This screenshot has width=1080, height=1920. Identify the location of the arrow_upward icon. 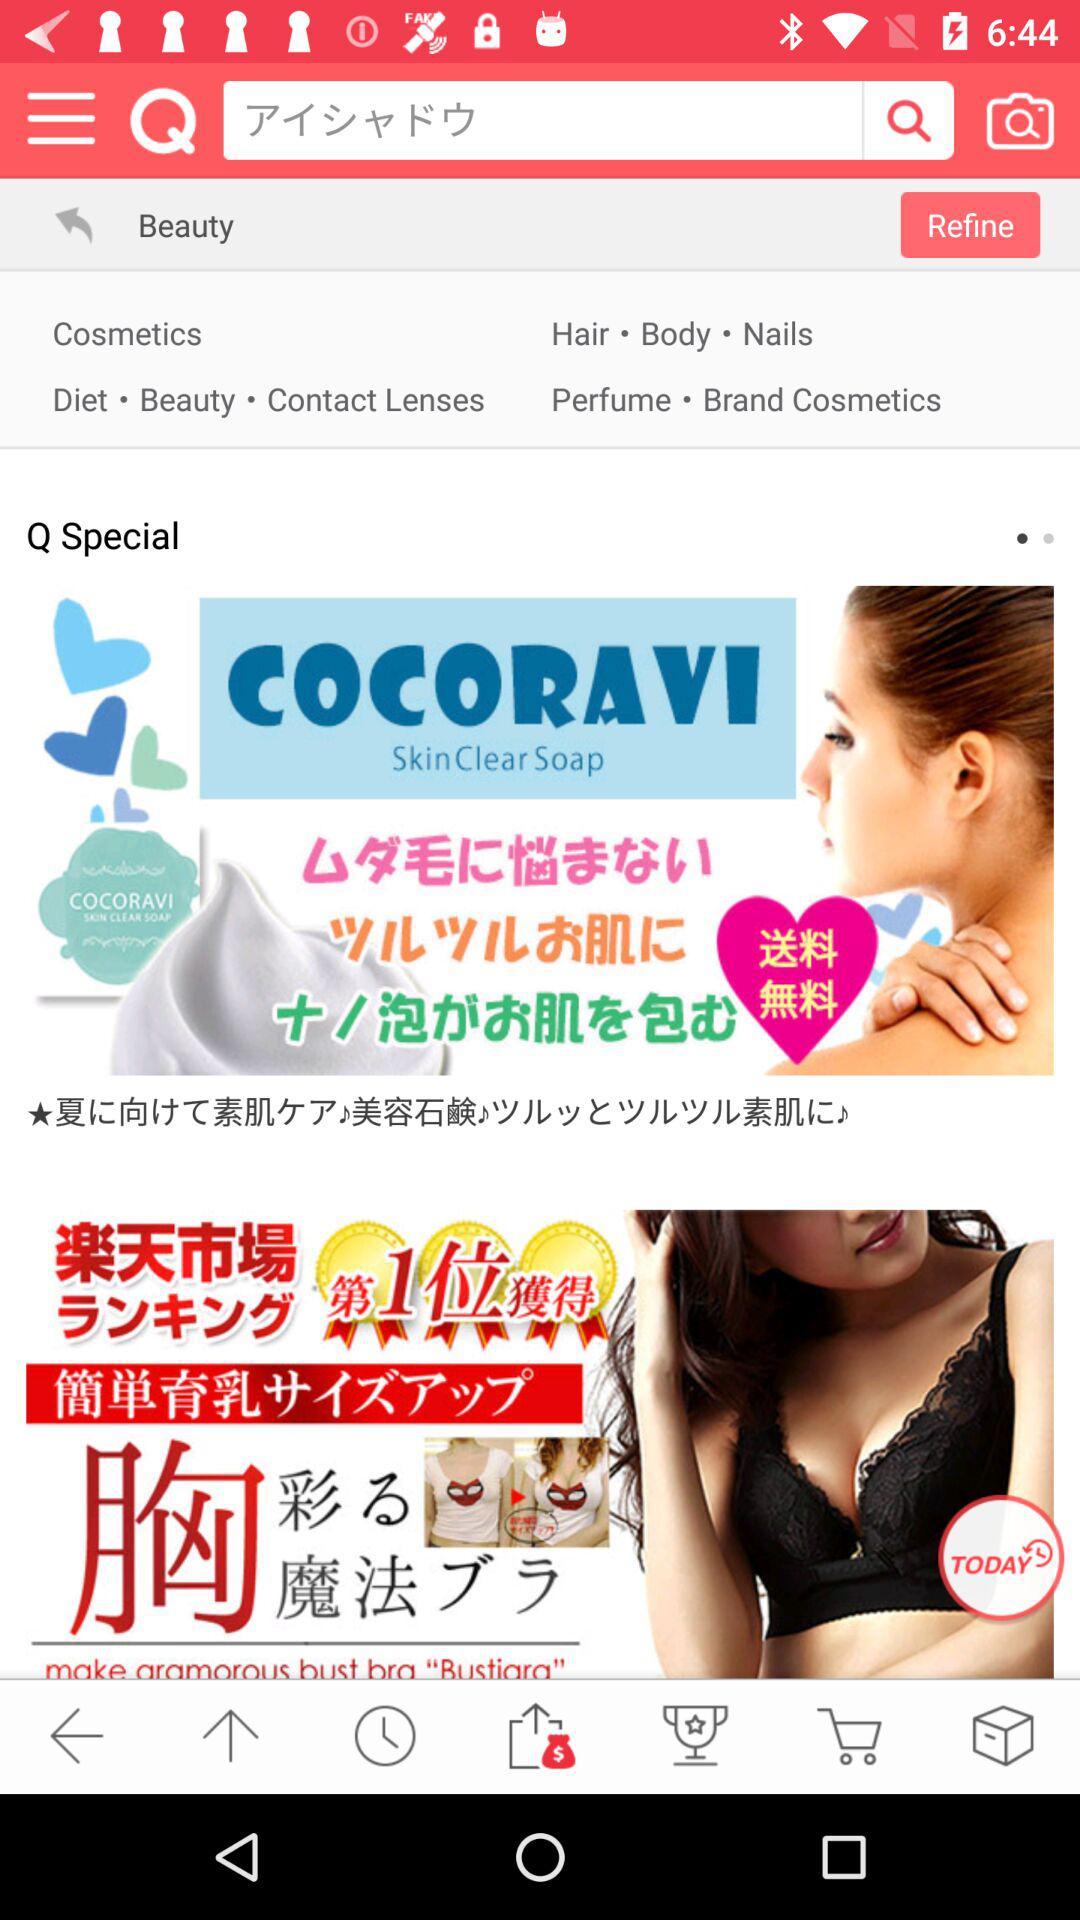
(229, 1734).